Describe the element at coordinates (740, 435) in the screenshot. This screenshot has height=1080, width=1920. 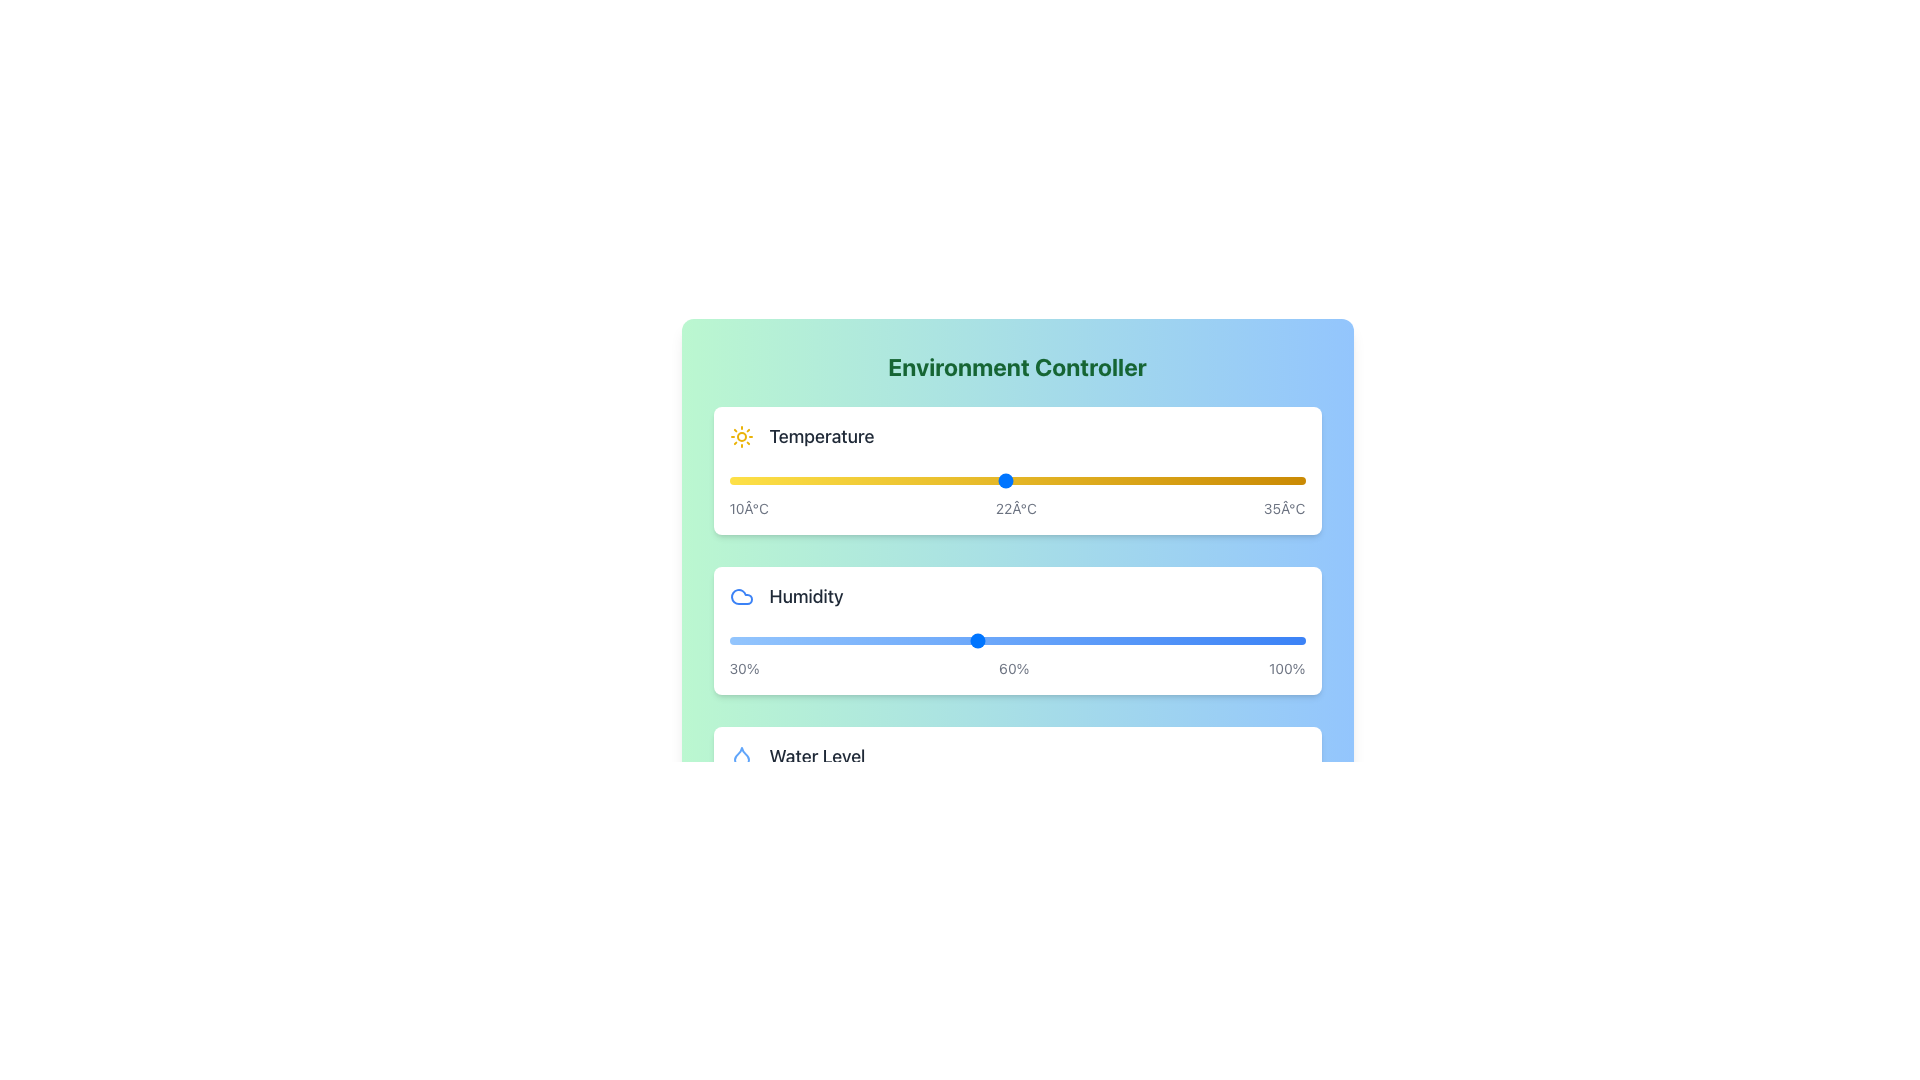
I see `the Temperature icon located on the left side of the header section labeled 'Temperature', which is the first element in the Temperature control group` at that location.